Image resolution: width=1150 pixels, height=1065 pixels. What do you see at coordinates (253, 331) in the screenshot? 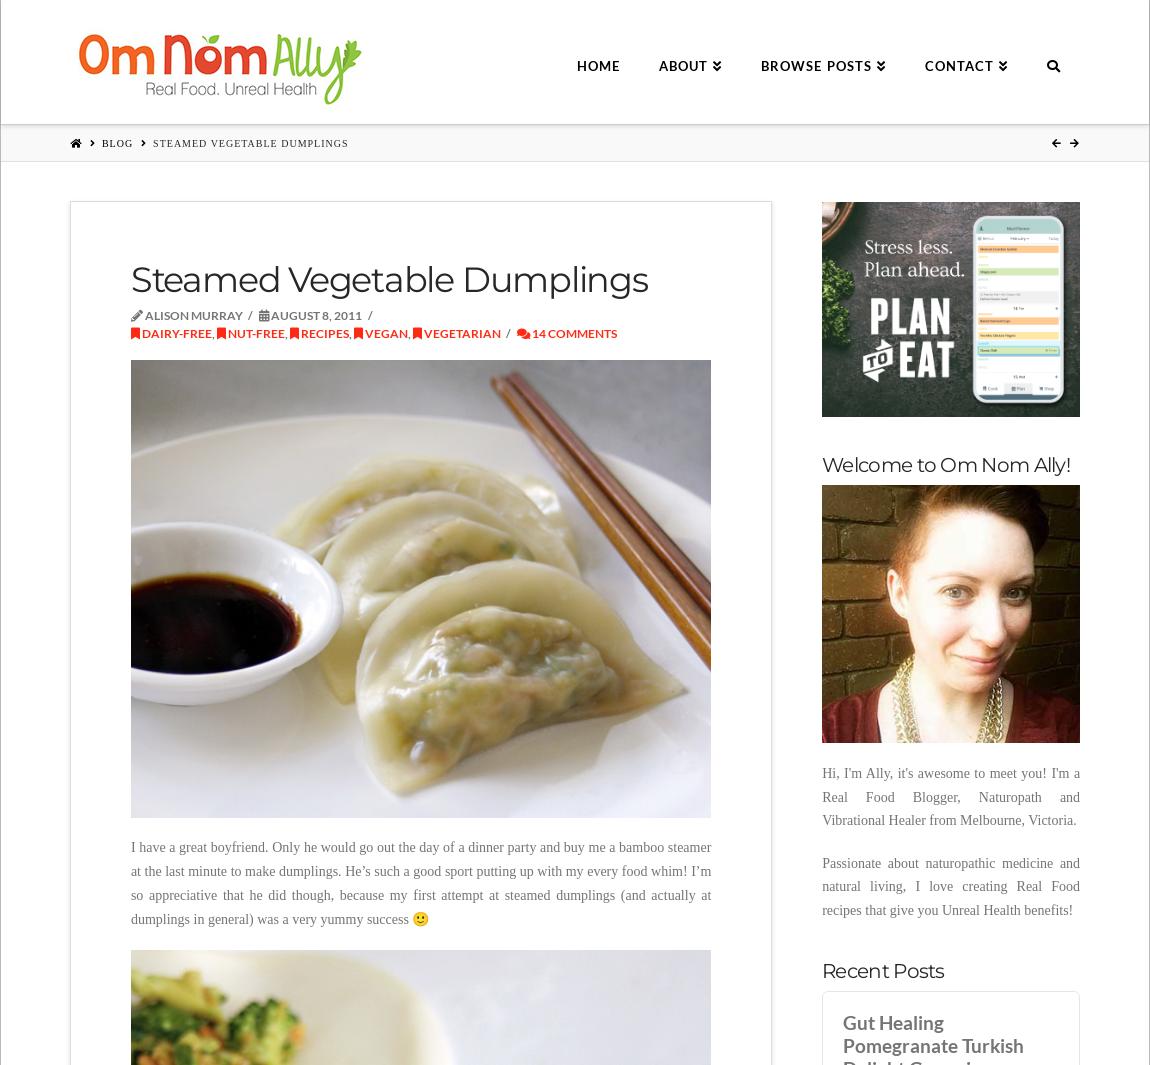
I see `'Nut-free'` at bounding box center [253, 331].